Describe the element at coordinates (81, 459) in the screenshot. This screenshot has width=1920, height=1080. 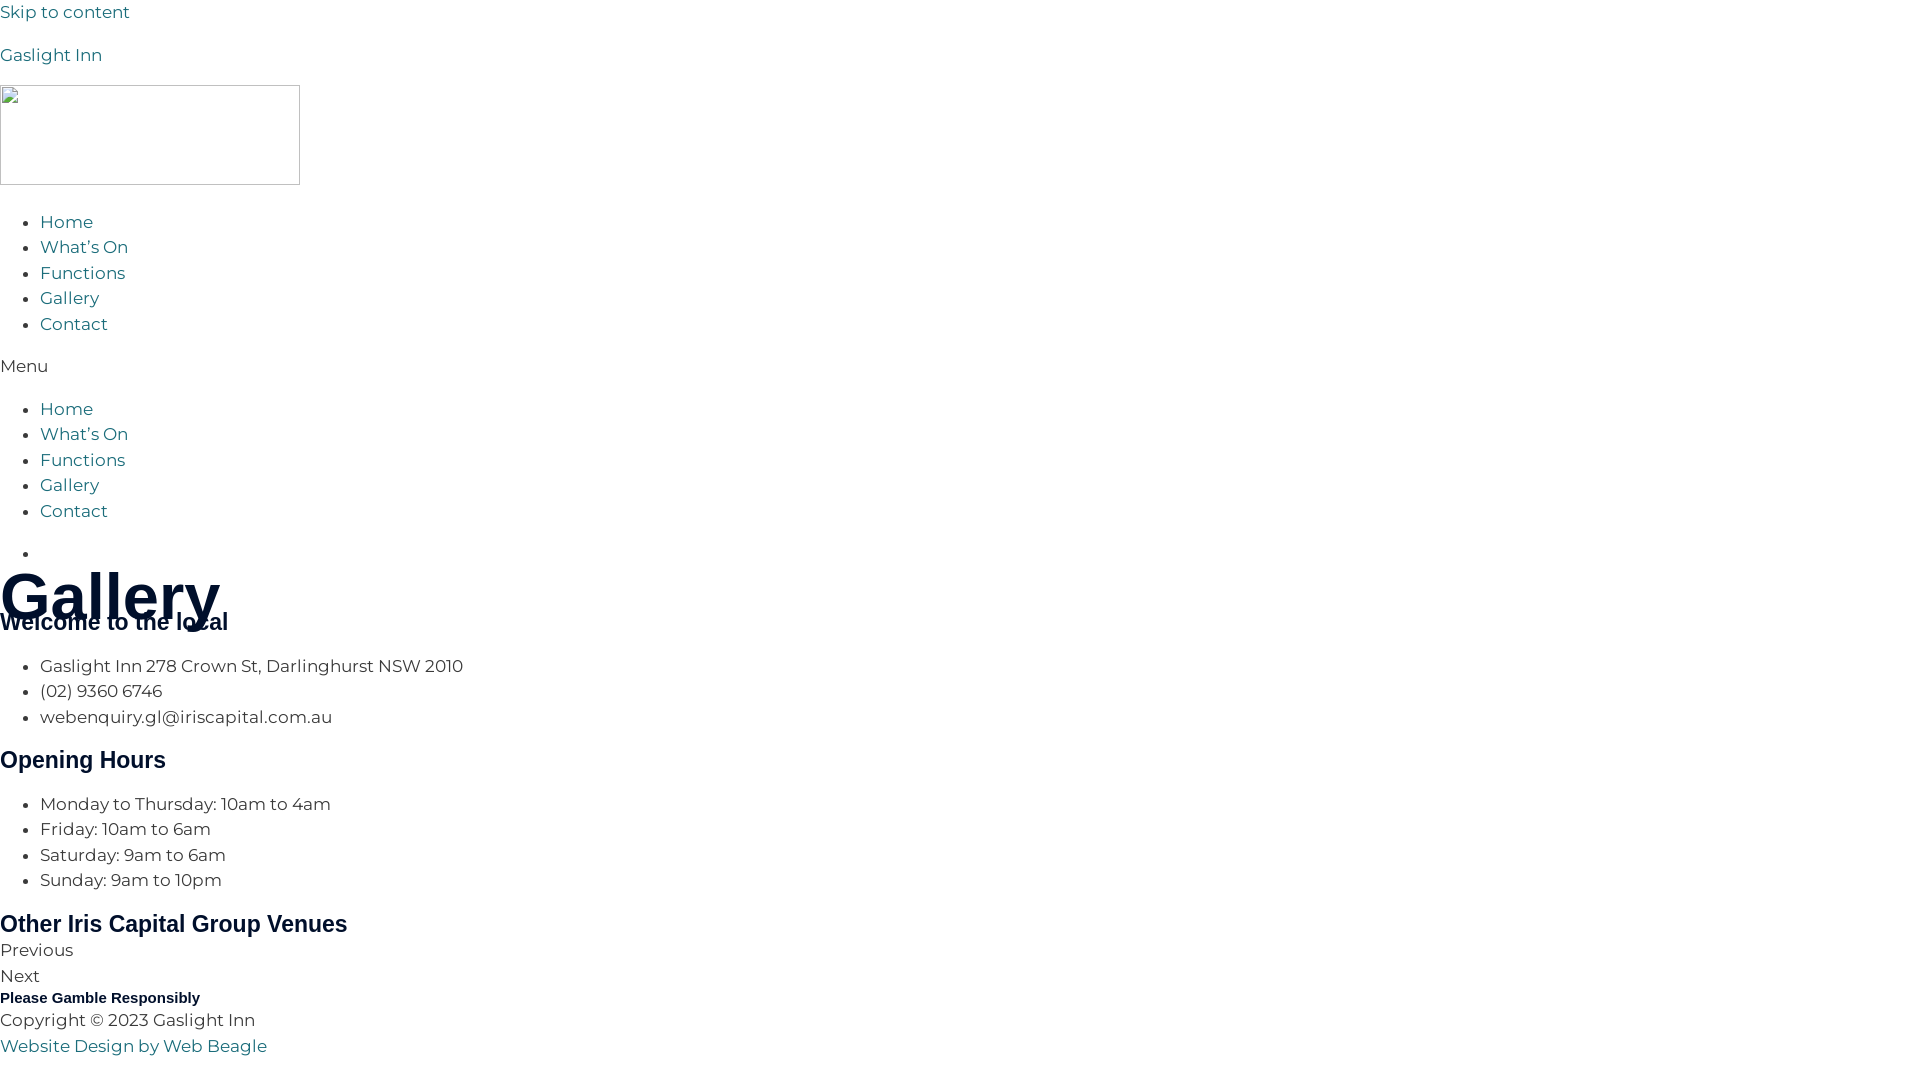
I see `'Functions'` at that location.